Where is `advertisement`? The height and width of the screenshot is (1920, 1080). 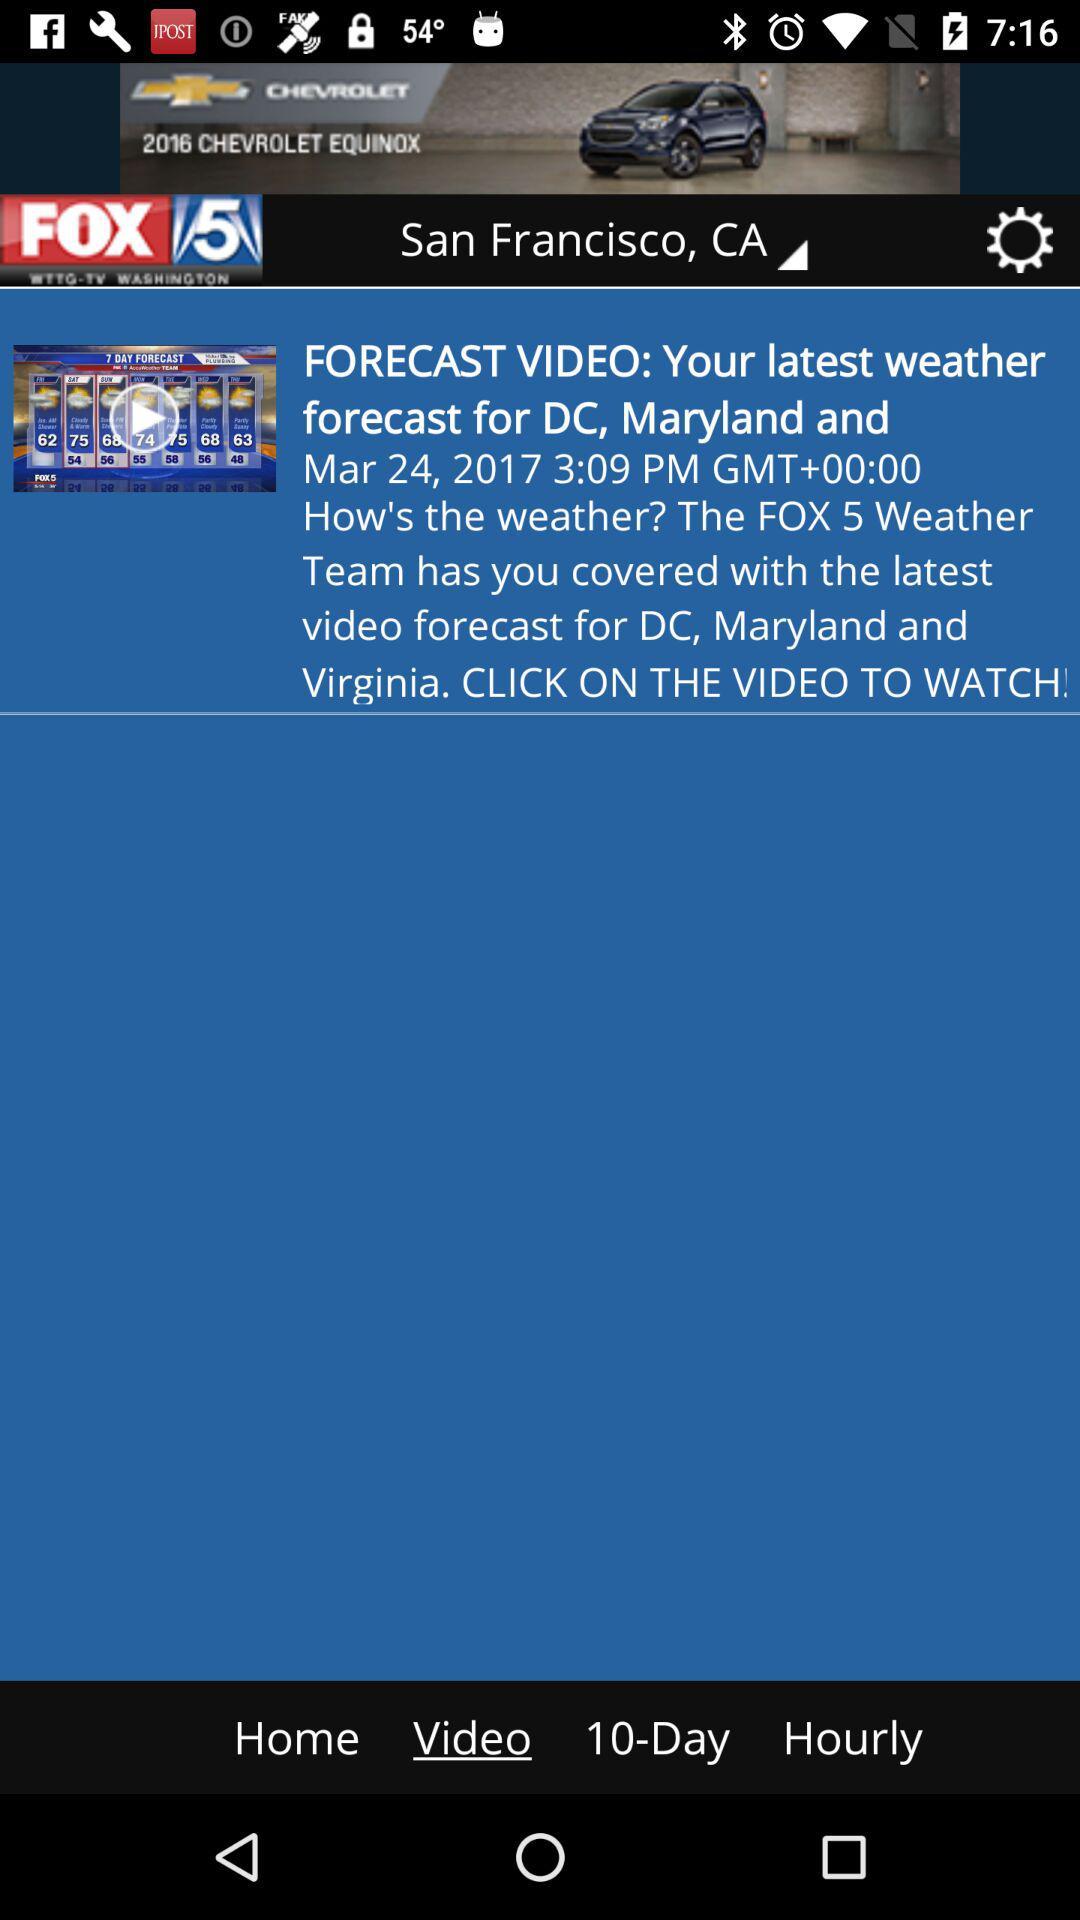 advertisement is located at coordinates (540, 127).